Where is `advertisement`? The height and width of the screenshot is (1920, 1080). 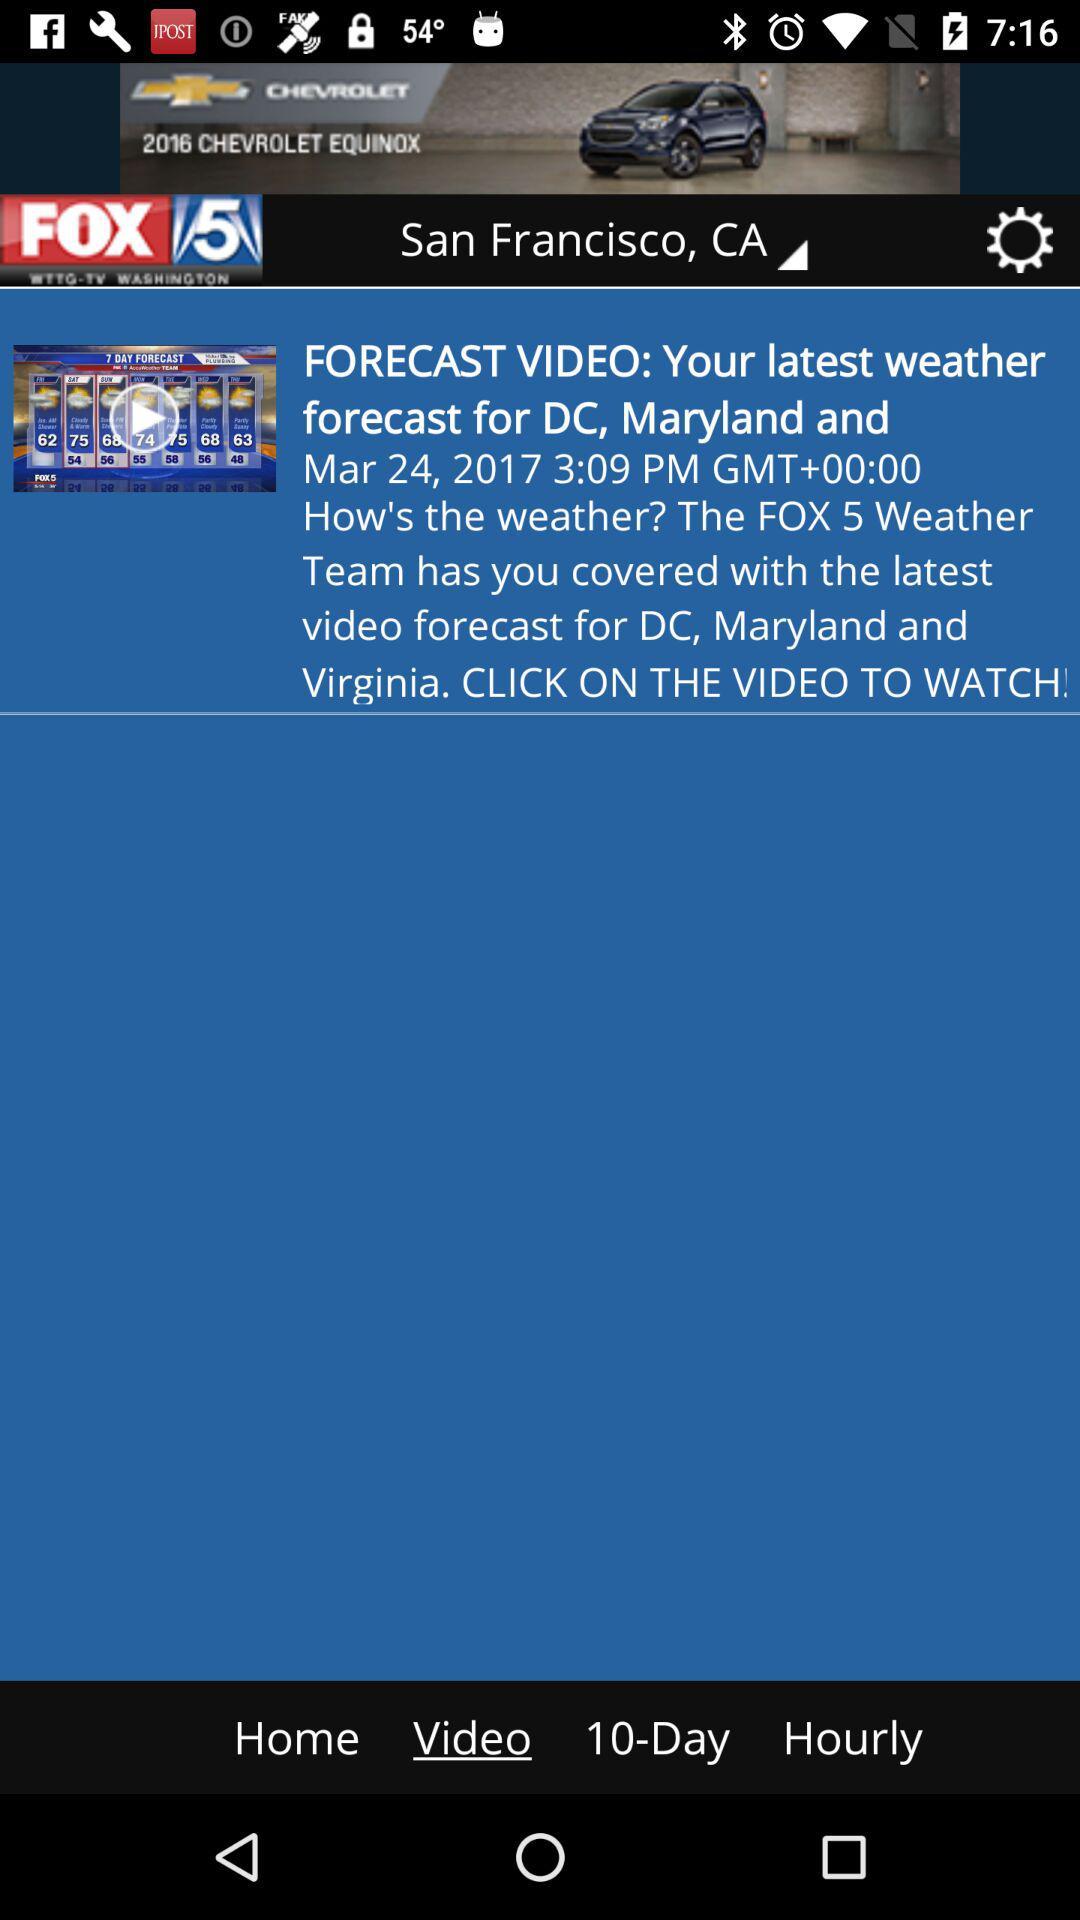 advertisement is located at coordinates (540, 127).